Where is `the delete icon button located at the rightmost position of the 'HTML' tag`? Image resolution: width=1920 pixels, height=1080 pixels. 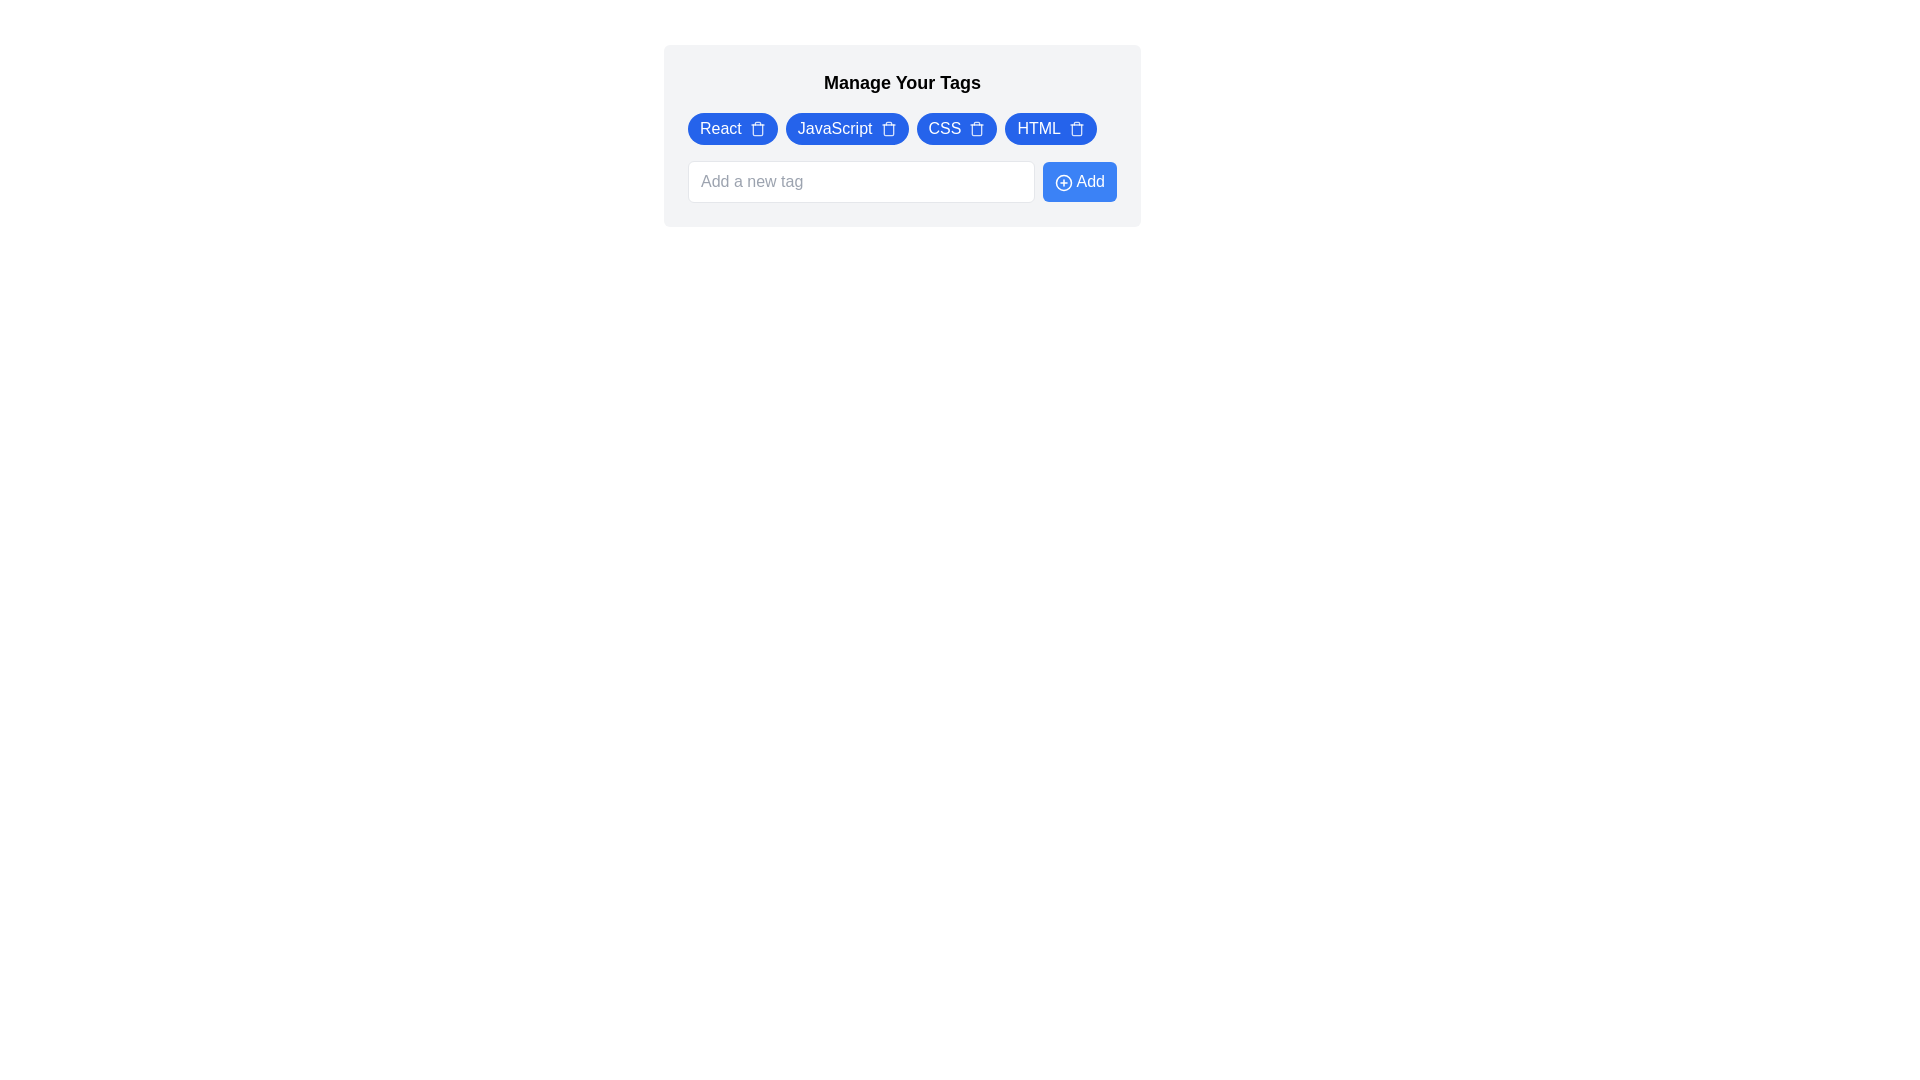 the delete icon button located at the rightmost position of the 'HTML' tag is located at coordinates (1075, 128).